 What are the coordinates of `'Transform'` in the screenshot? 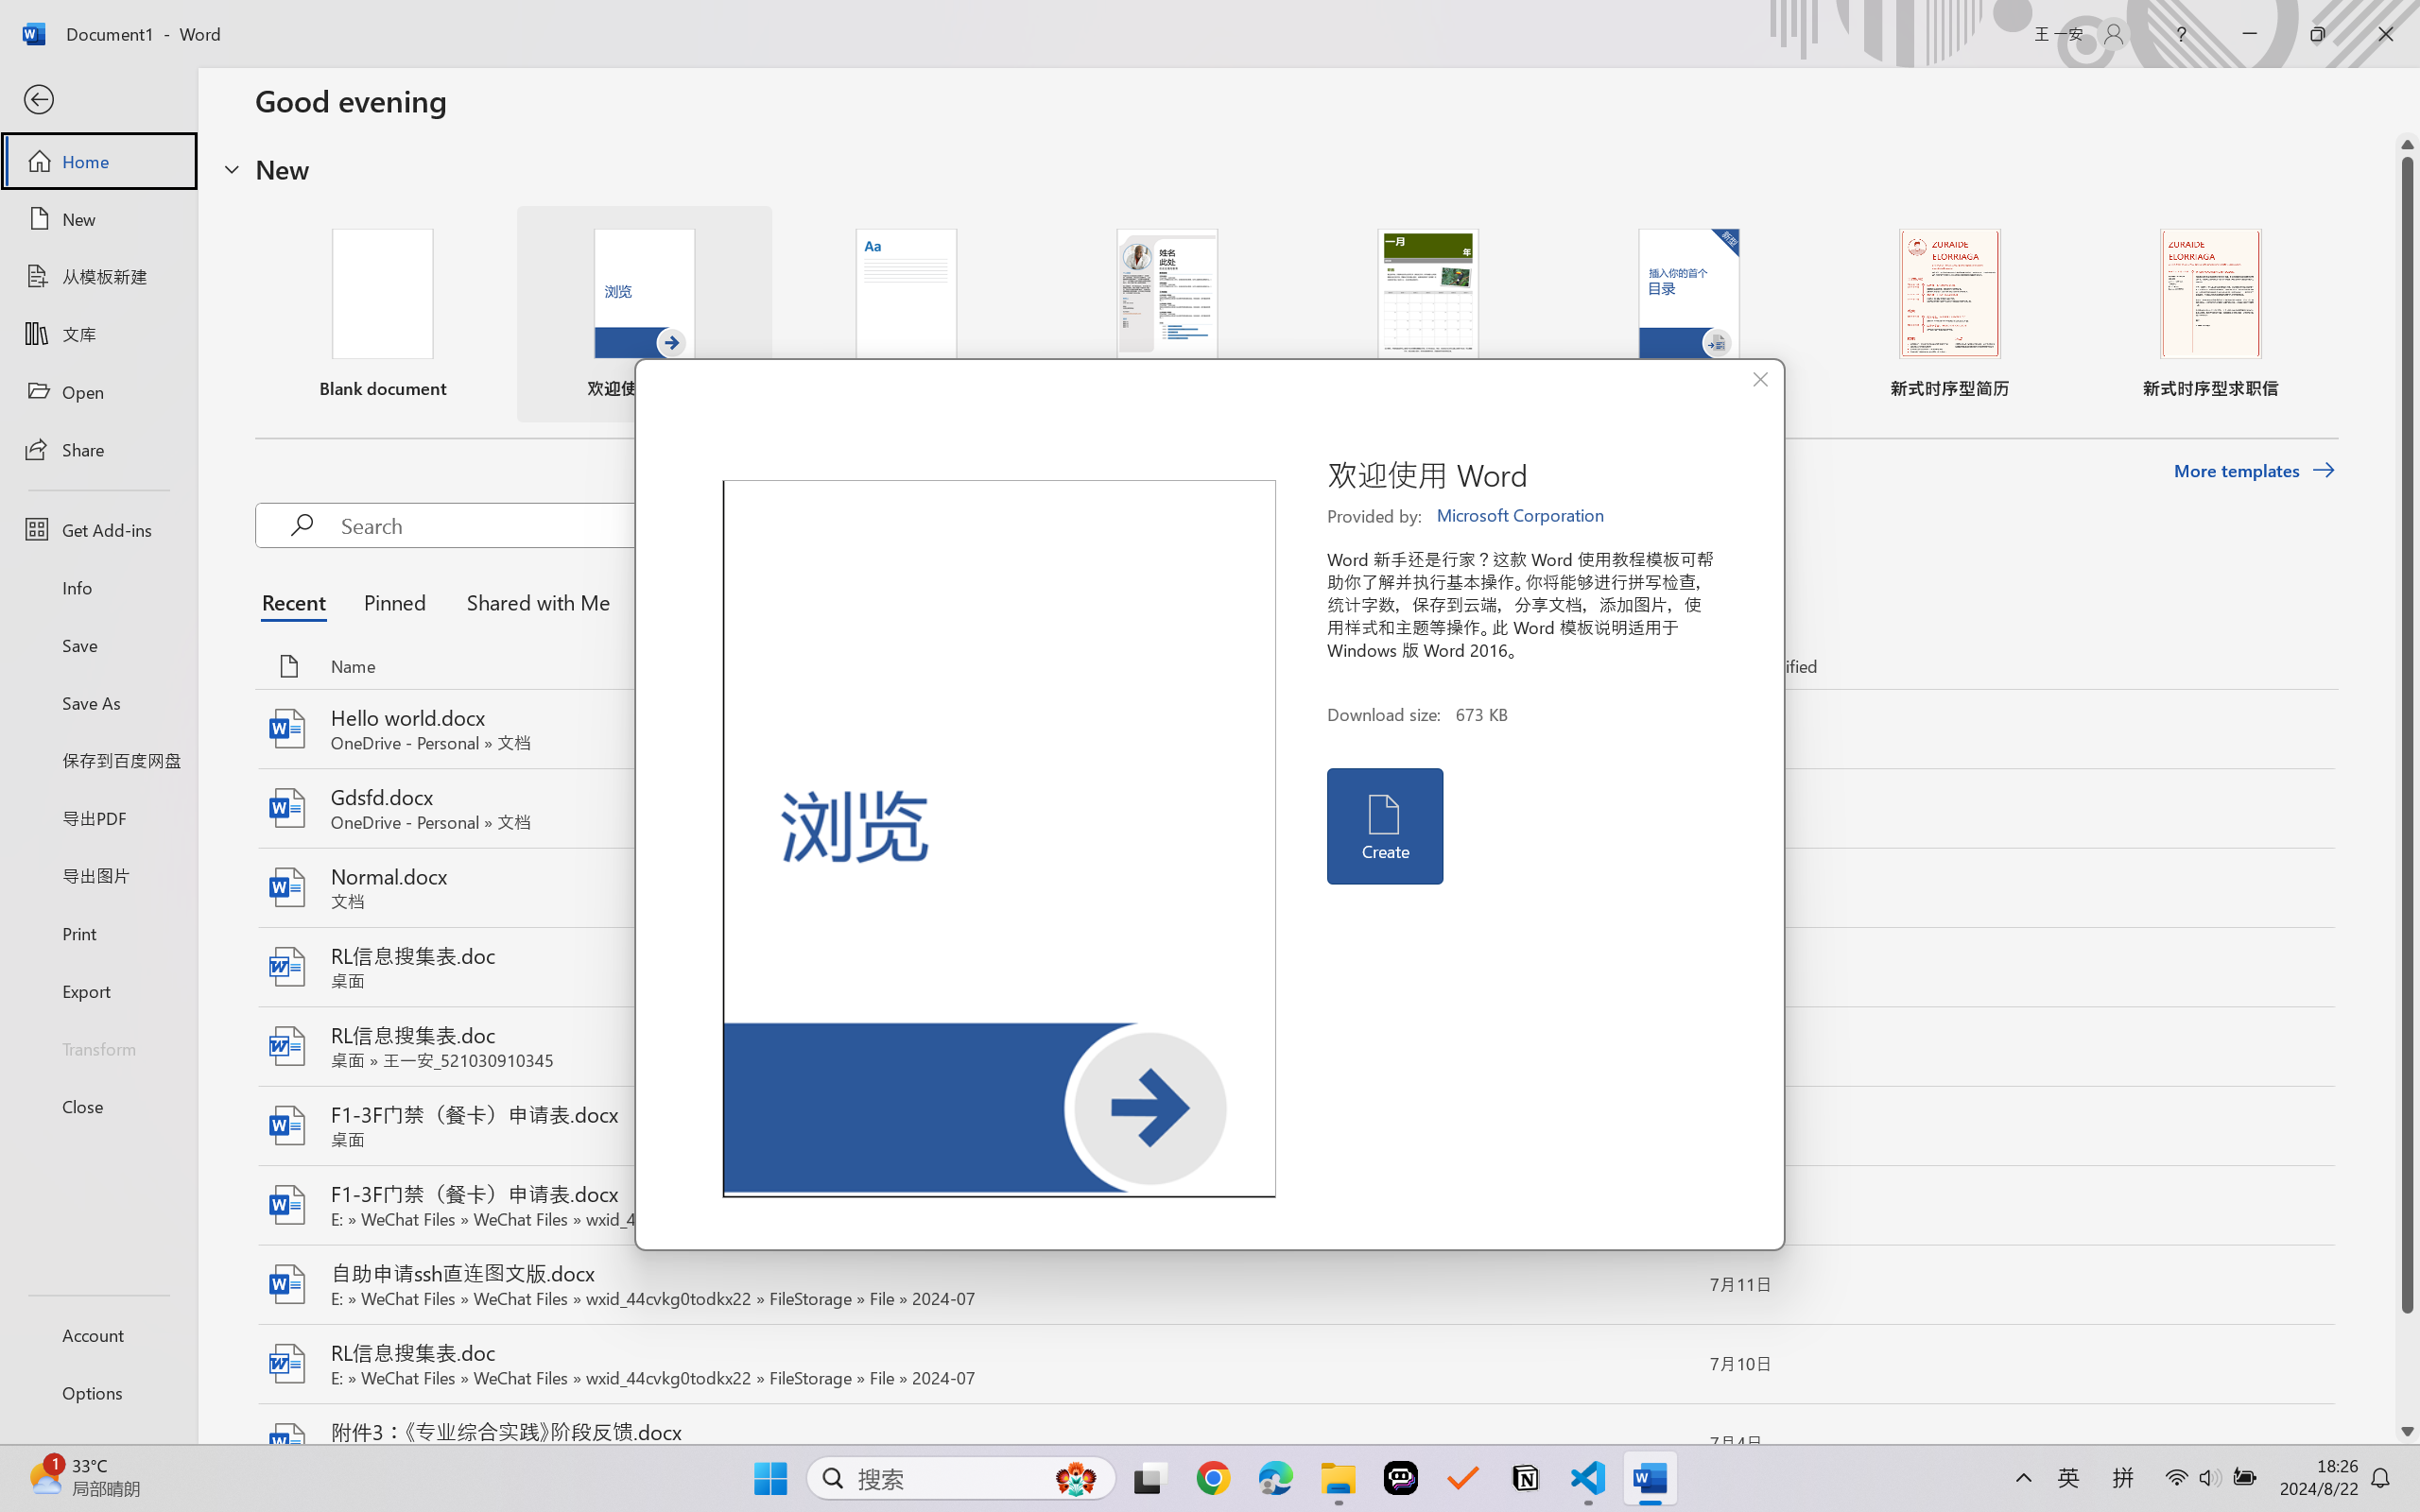 It's located at (97, 1046).